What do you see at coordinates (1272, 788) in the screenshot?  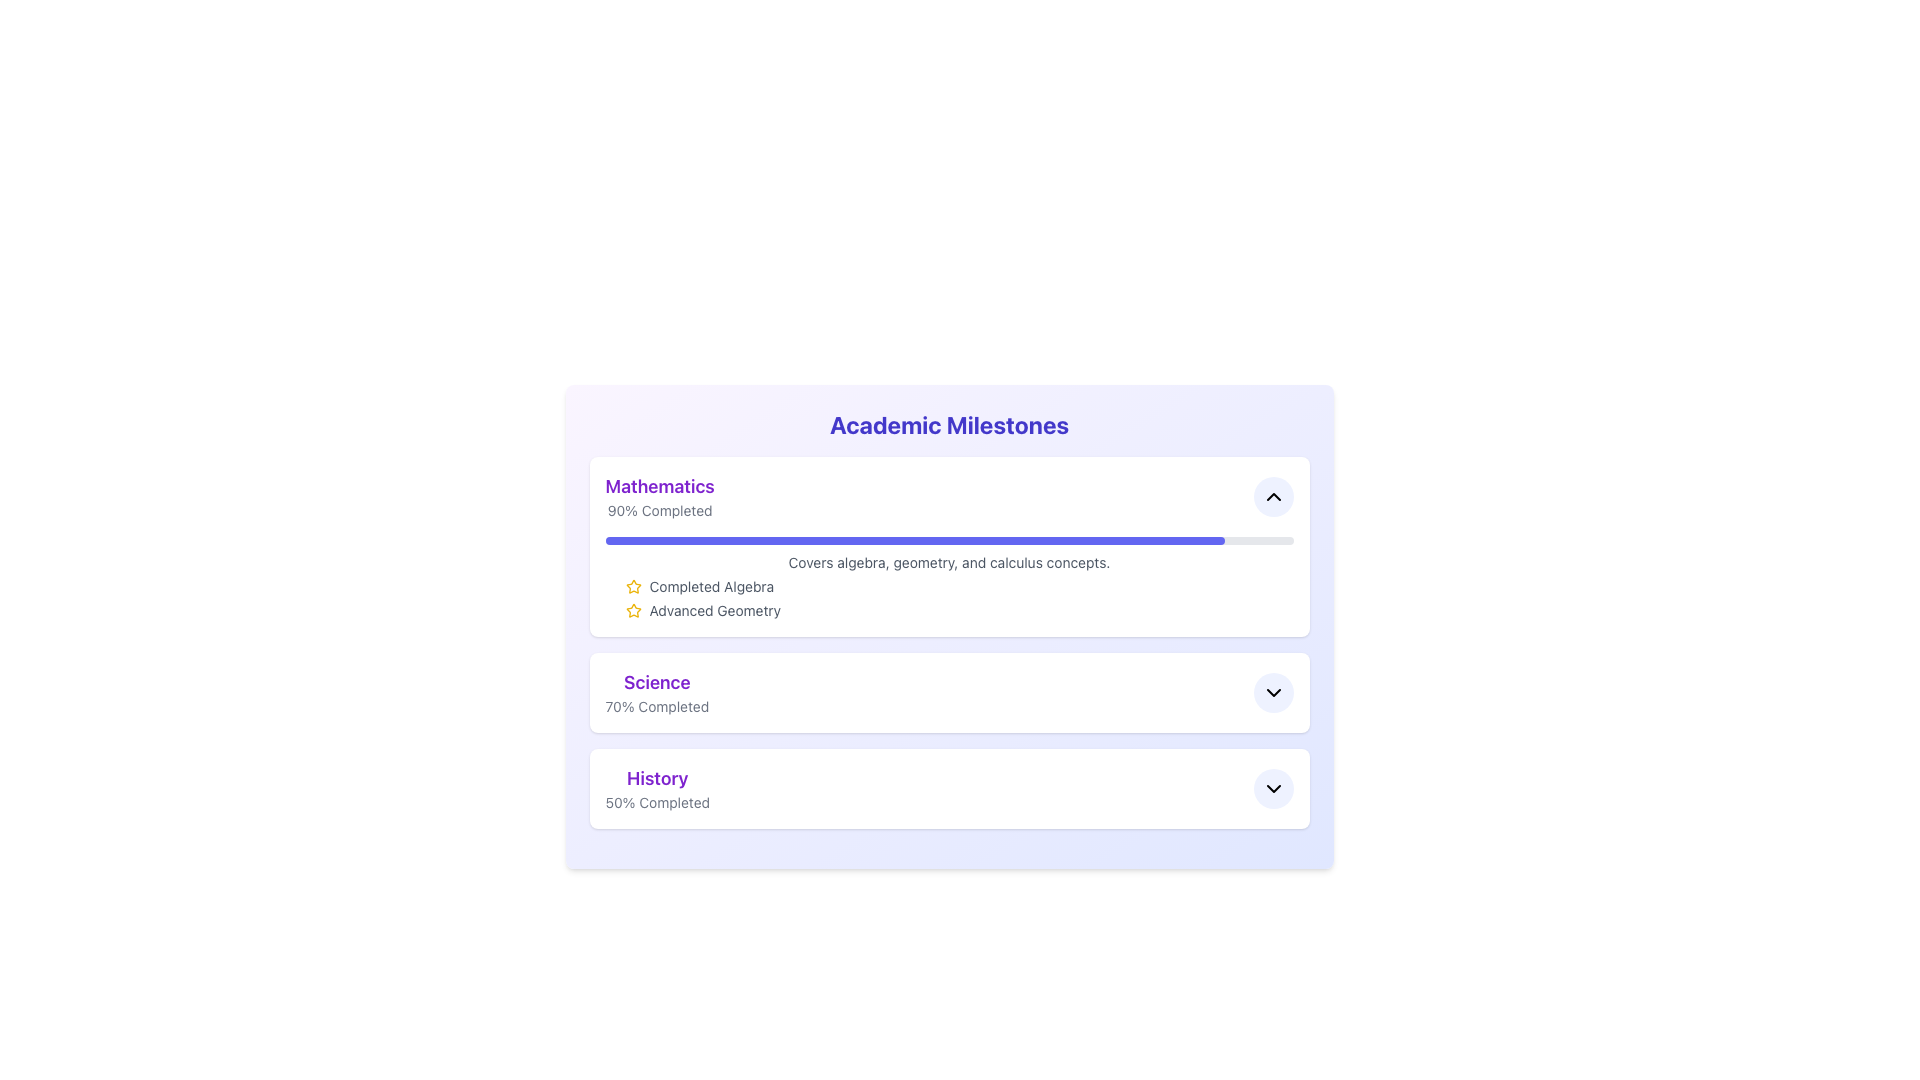 I see `the button that toggles the visibility of additional information in the 'History' section to change its background color` at bounding box center [1272, 788].